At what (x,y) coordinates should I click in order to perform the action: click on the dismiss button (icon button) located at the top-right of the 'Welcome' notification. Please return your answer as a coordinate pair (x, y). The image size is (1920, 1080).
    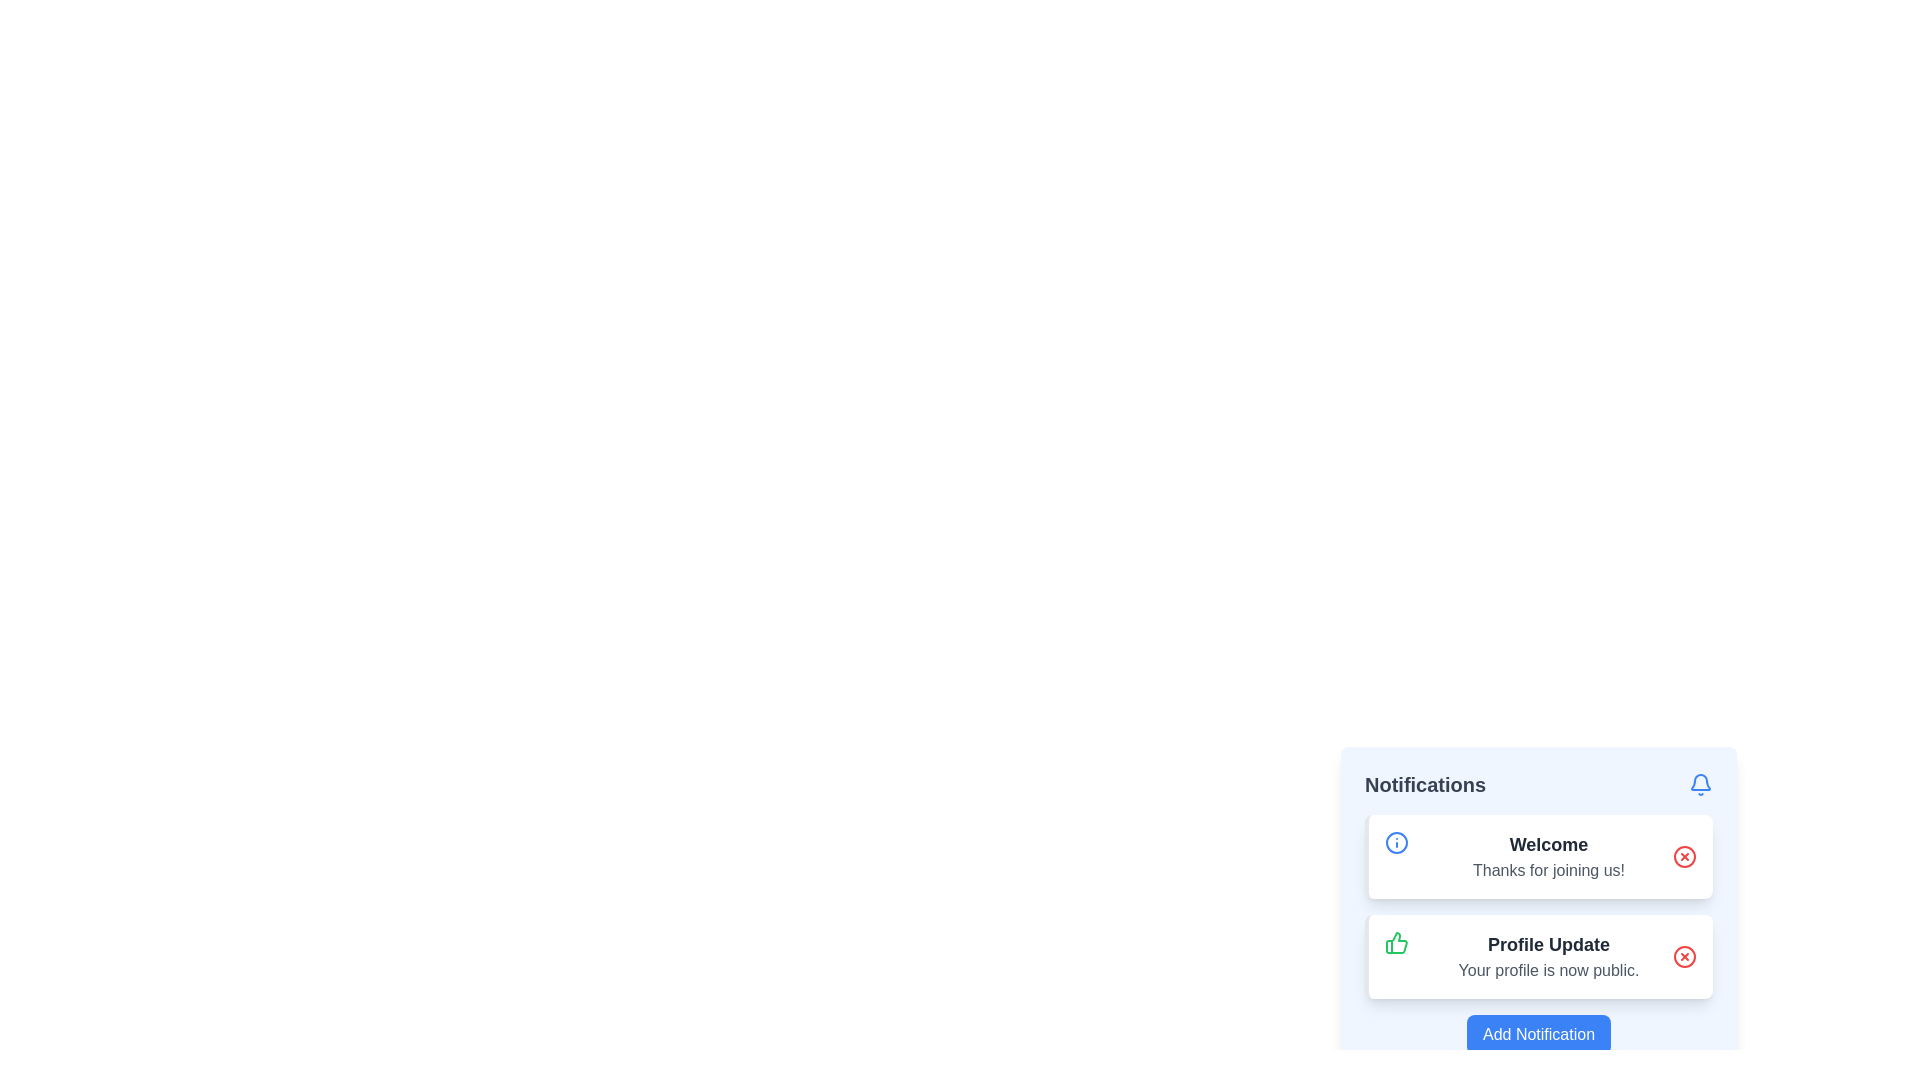
    Looking at the image, I should click on (1683, 855).